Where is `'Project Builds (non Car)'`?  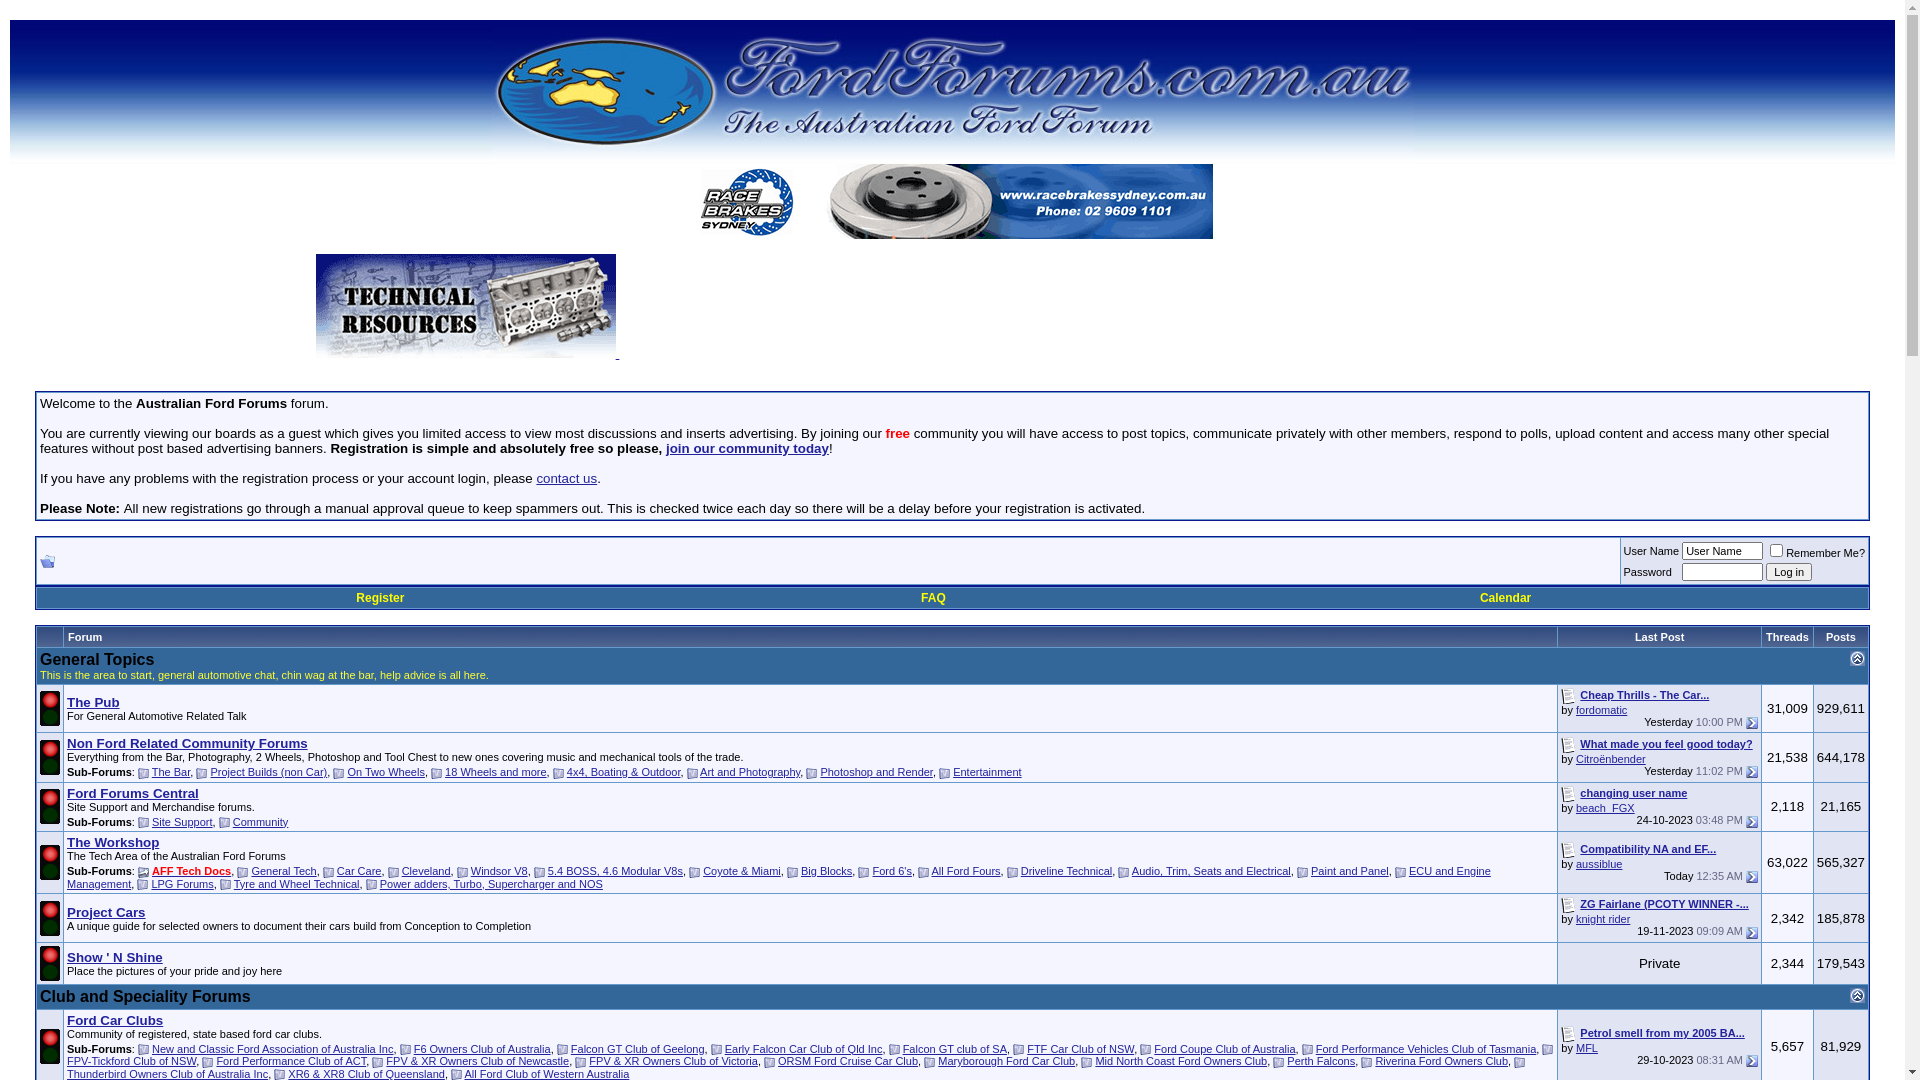
'Project Builds (non Car)' is located at coordinates (210, 770).